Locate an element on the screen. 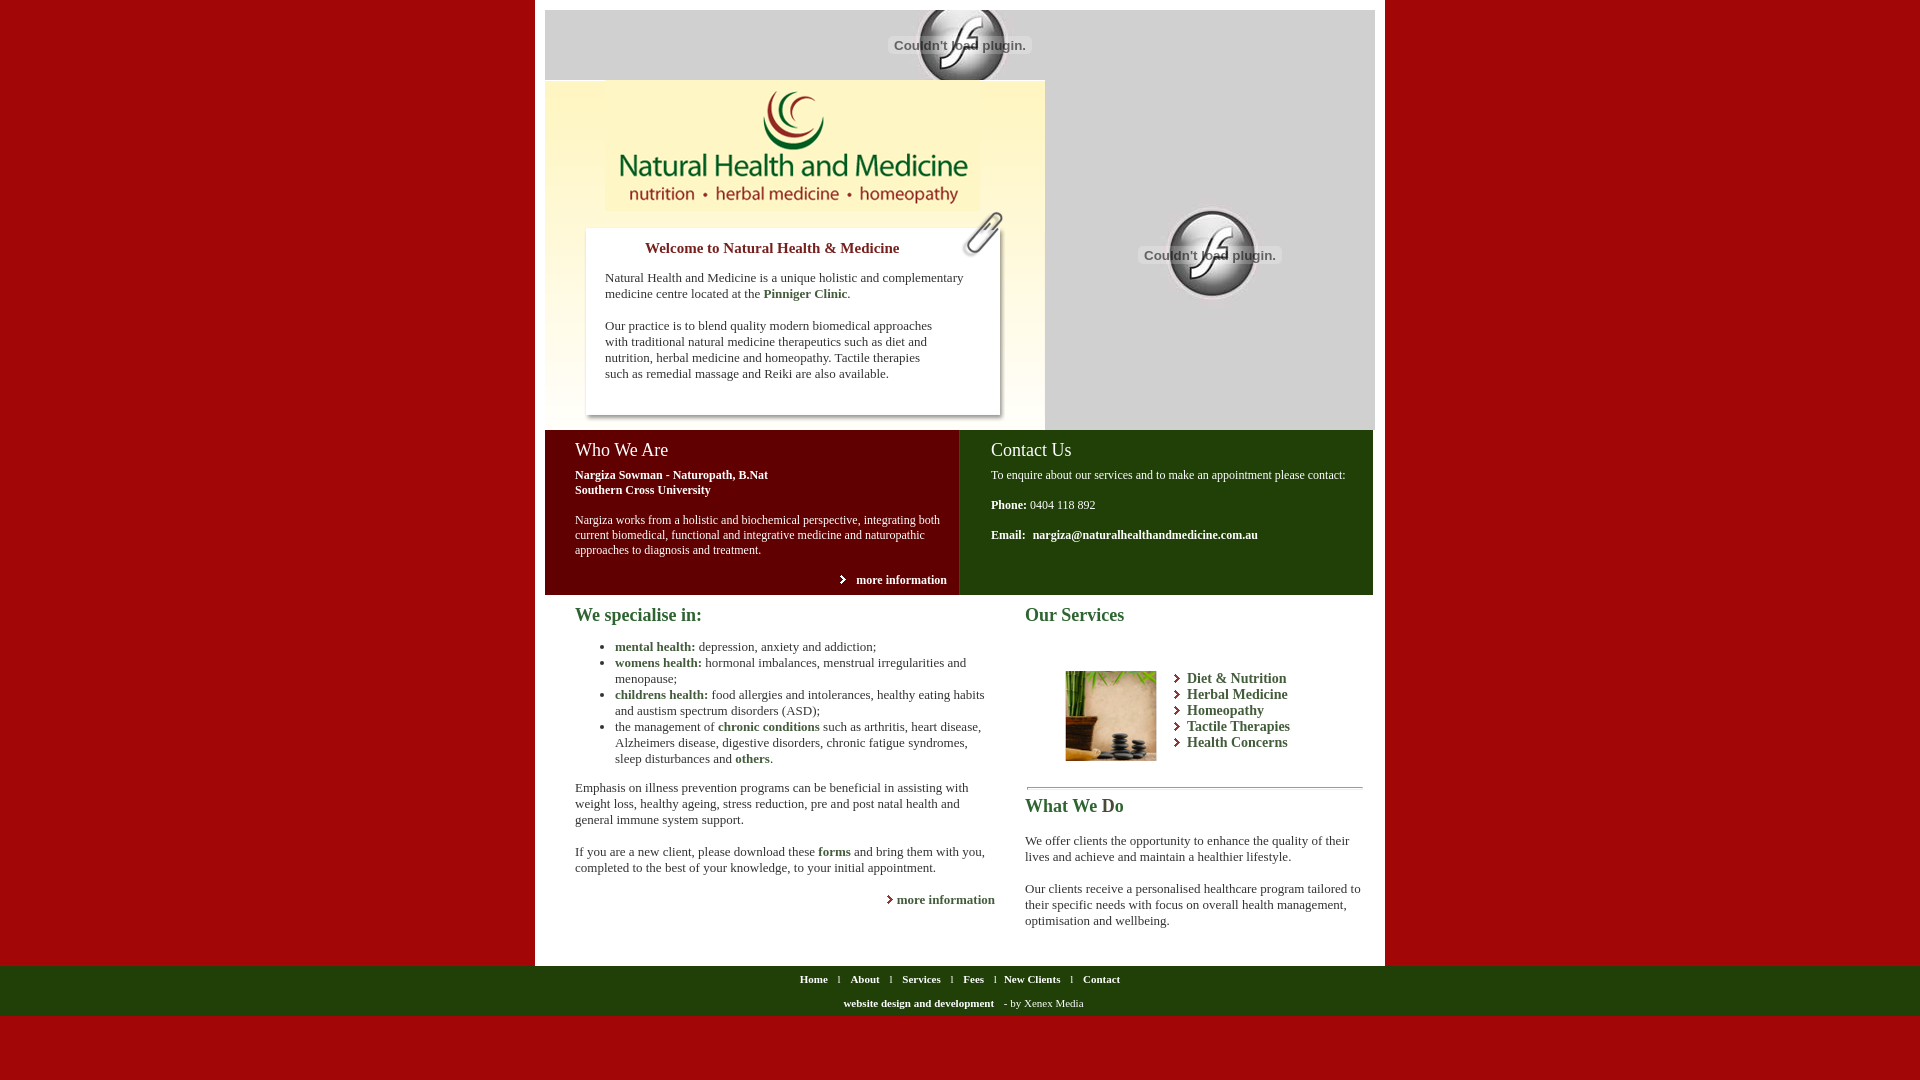 The width and height of the screenshot is (1920, 1080). 'Home' is located at coordinates (814, 978).